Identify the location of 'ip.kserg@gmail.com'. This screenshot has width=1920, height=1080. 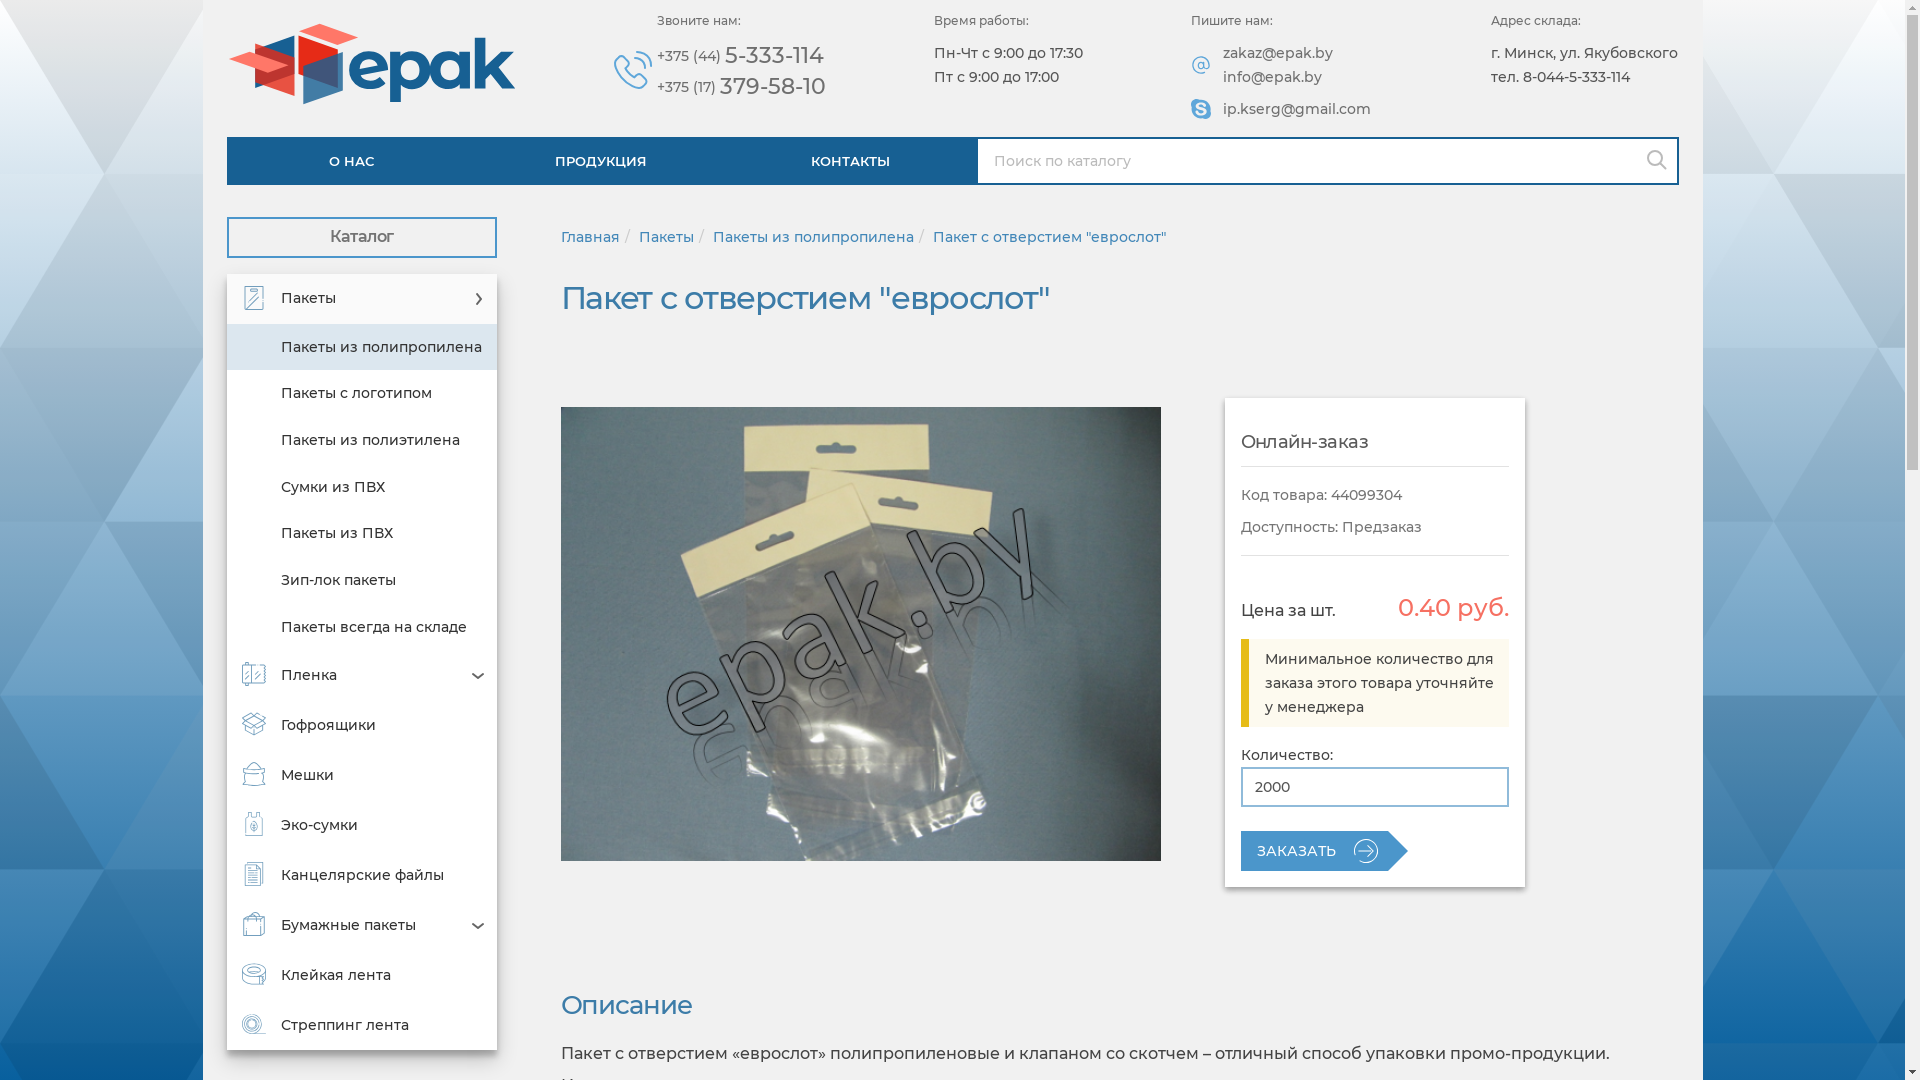
(1222, 108).